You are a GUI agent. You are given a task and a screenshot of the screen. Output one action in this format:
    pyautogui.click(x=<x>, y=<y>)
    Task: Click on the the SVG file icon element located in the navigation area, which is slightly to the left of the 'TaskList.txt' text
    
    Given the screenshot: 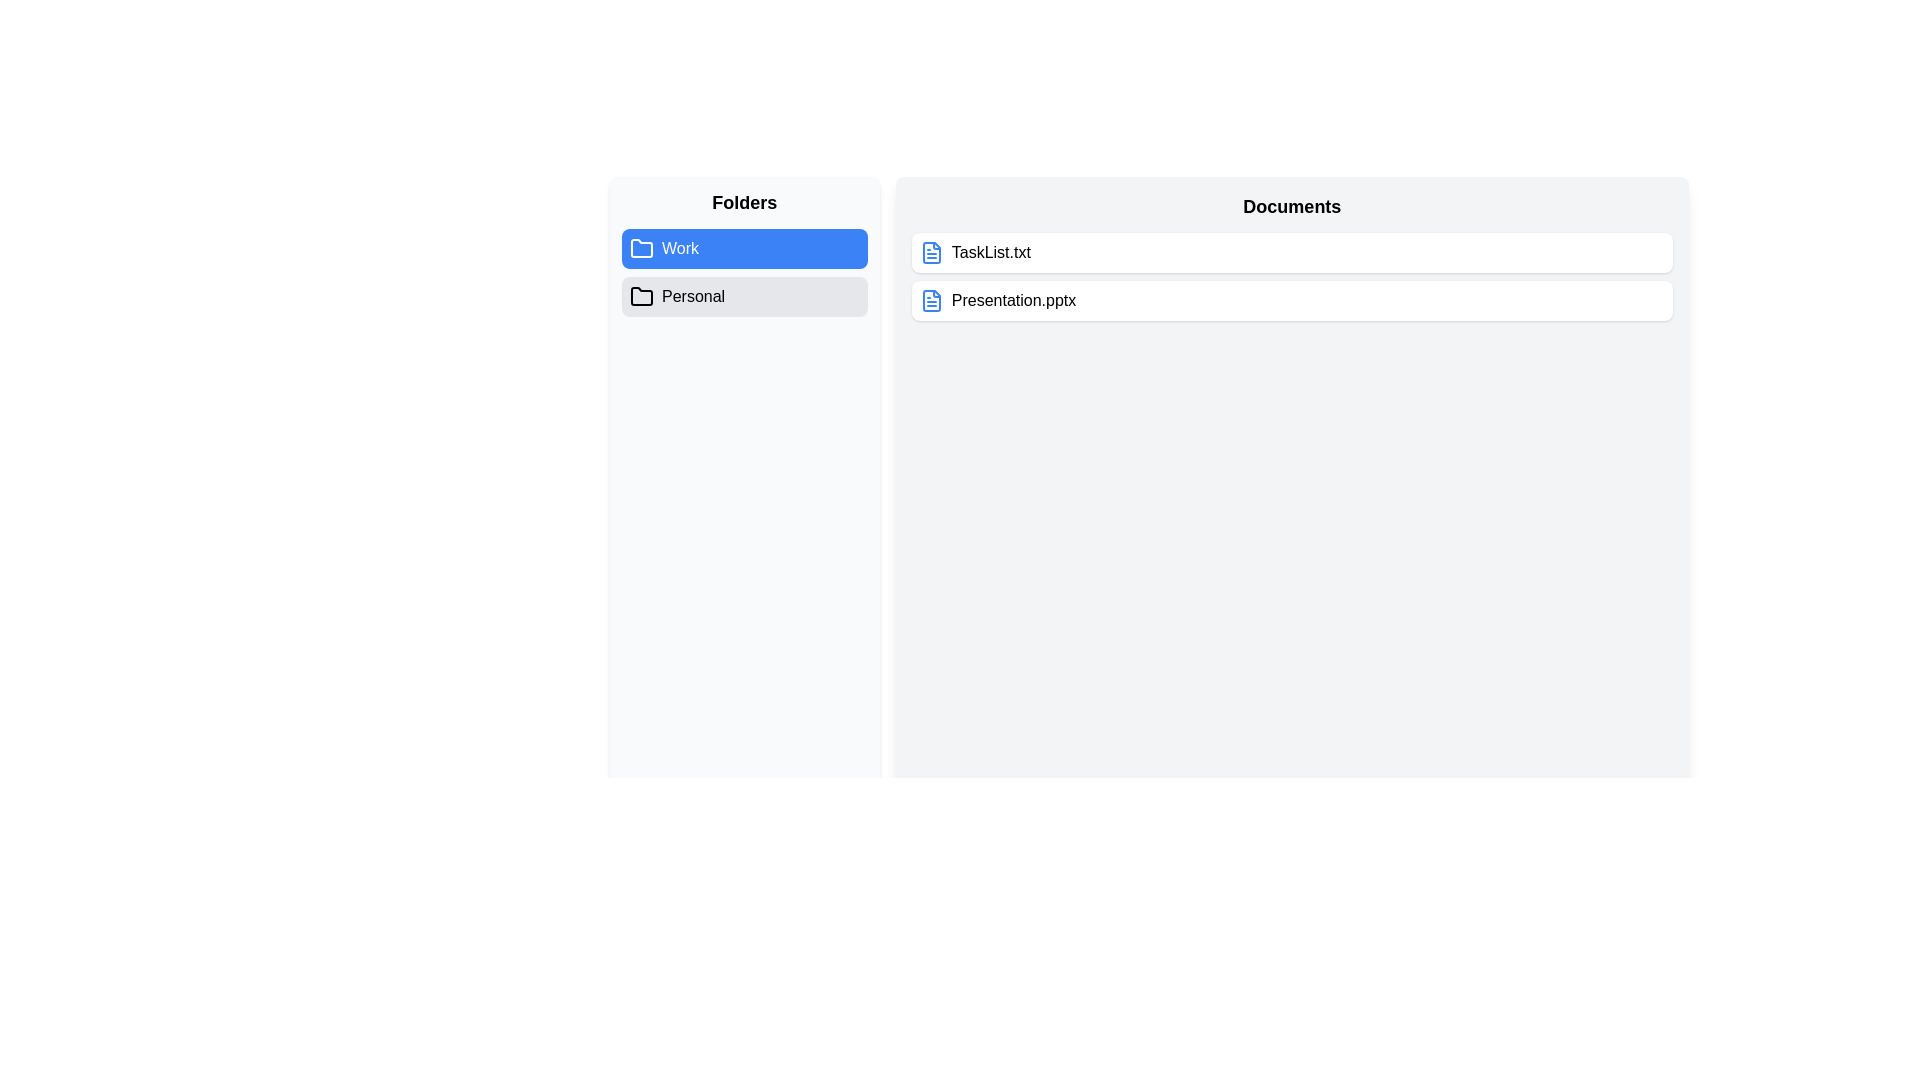 What is the action you would take?
    pyautogui.click(x=930, y=252)
    